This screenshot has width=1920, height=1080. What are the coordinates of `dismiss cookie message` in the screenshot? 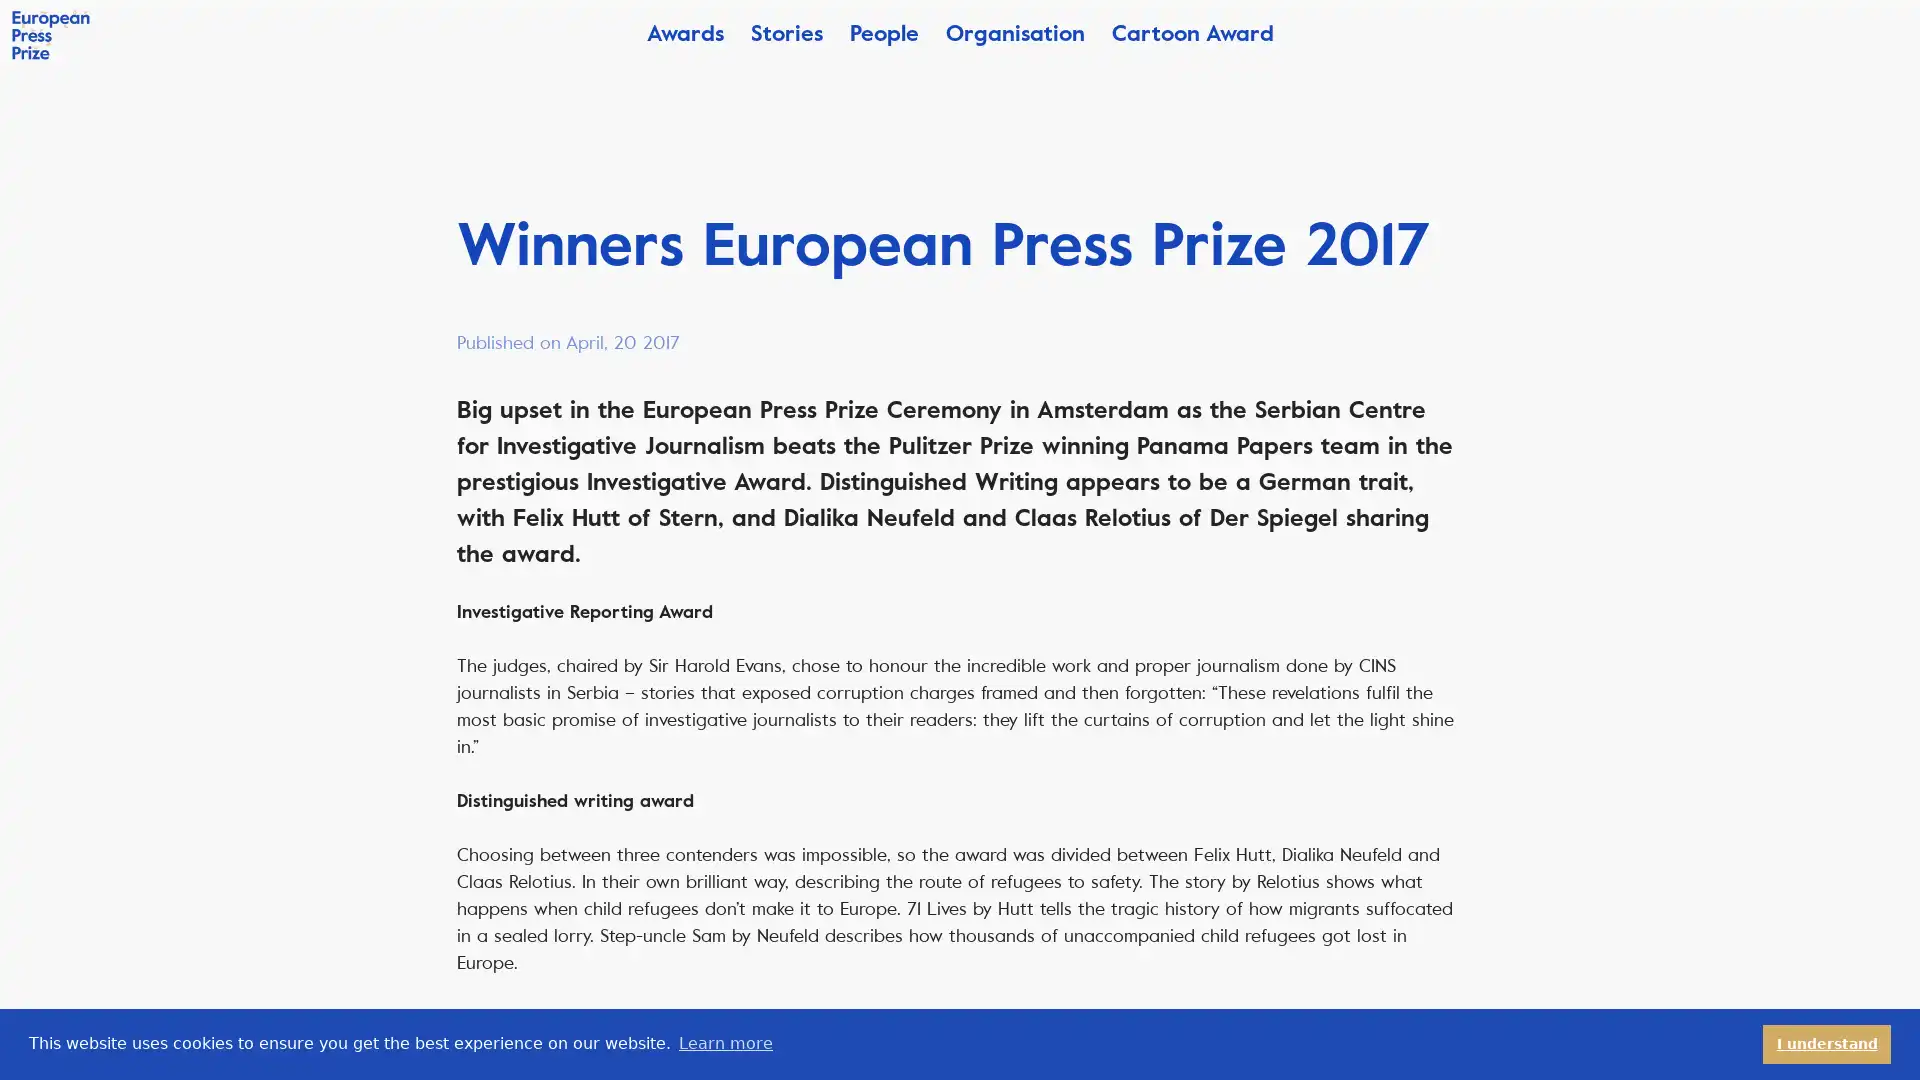 It's located at (1827, 1043).